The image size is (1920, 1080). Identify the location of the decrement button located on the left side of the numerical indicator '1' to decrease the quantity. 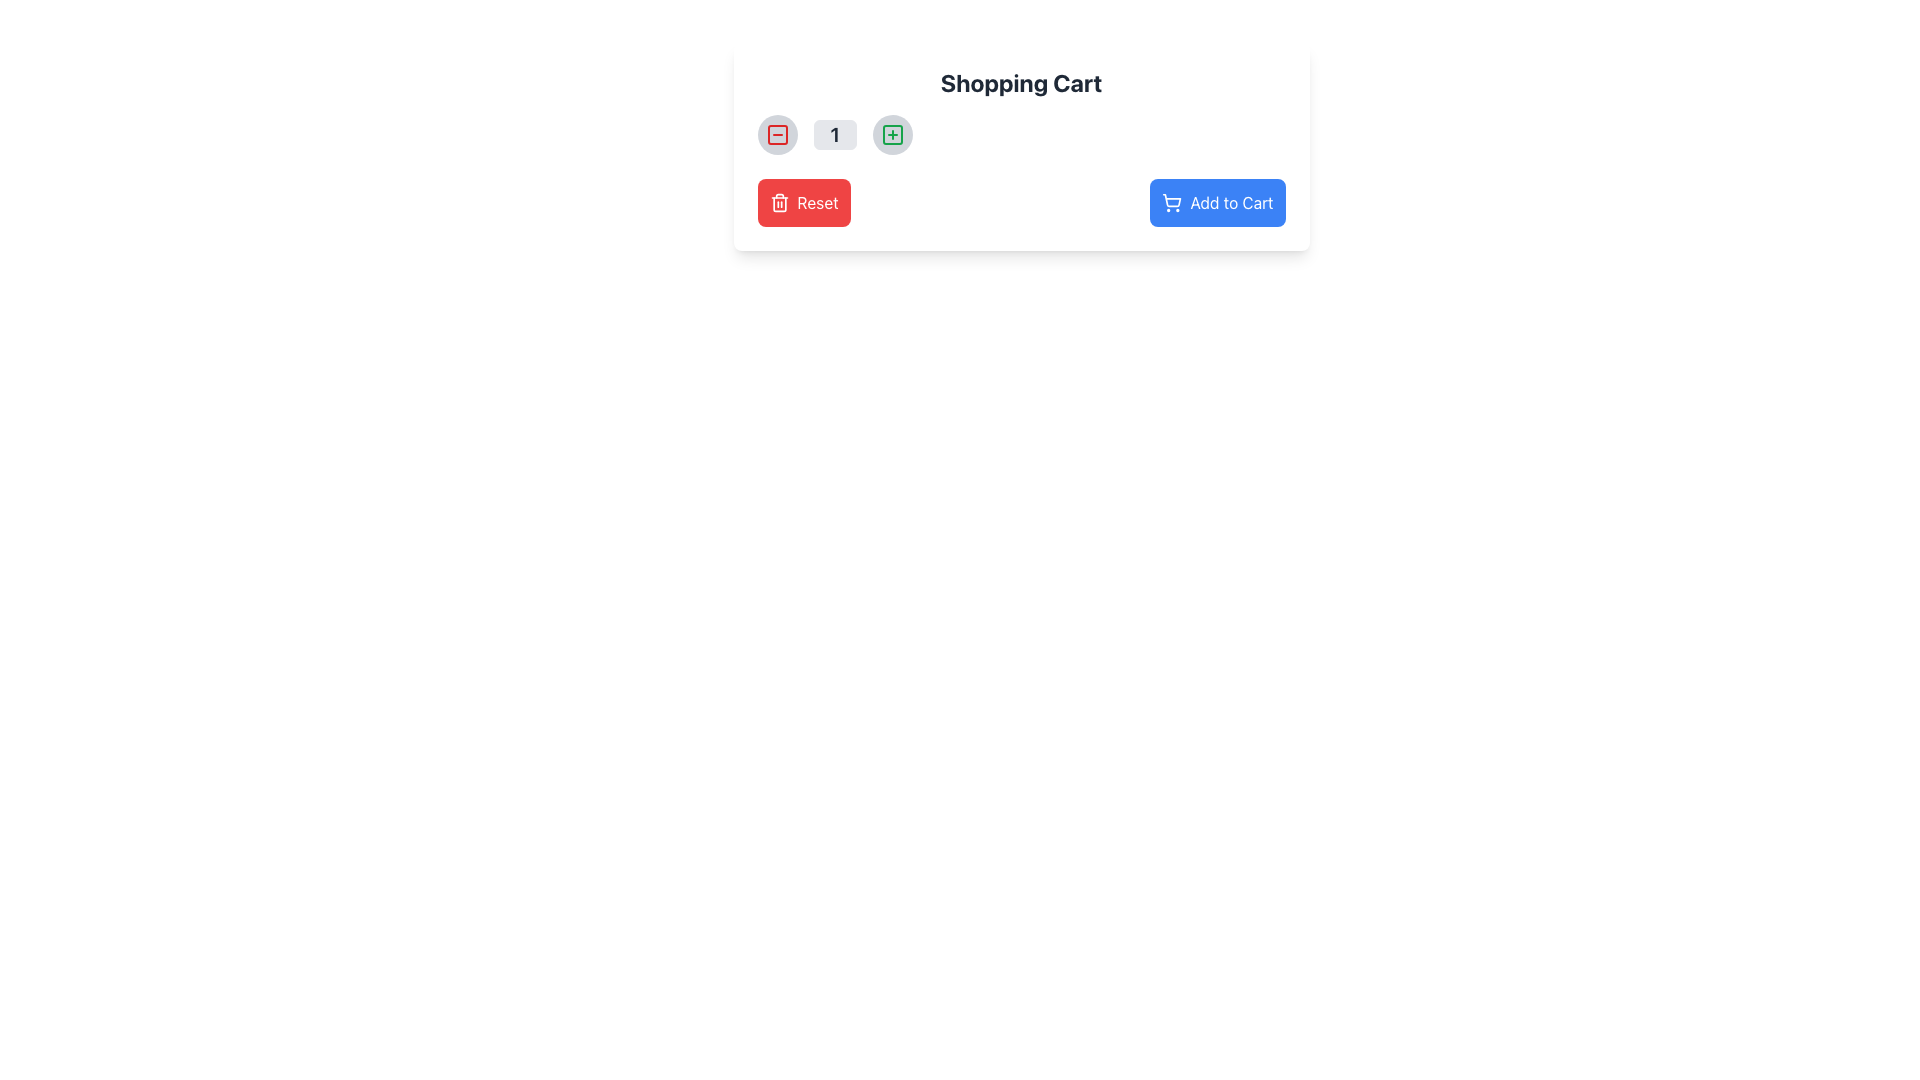
(776, 135).